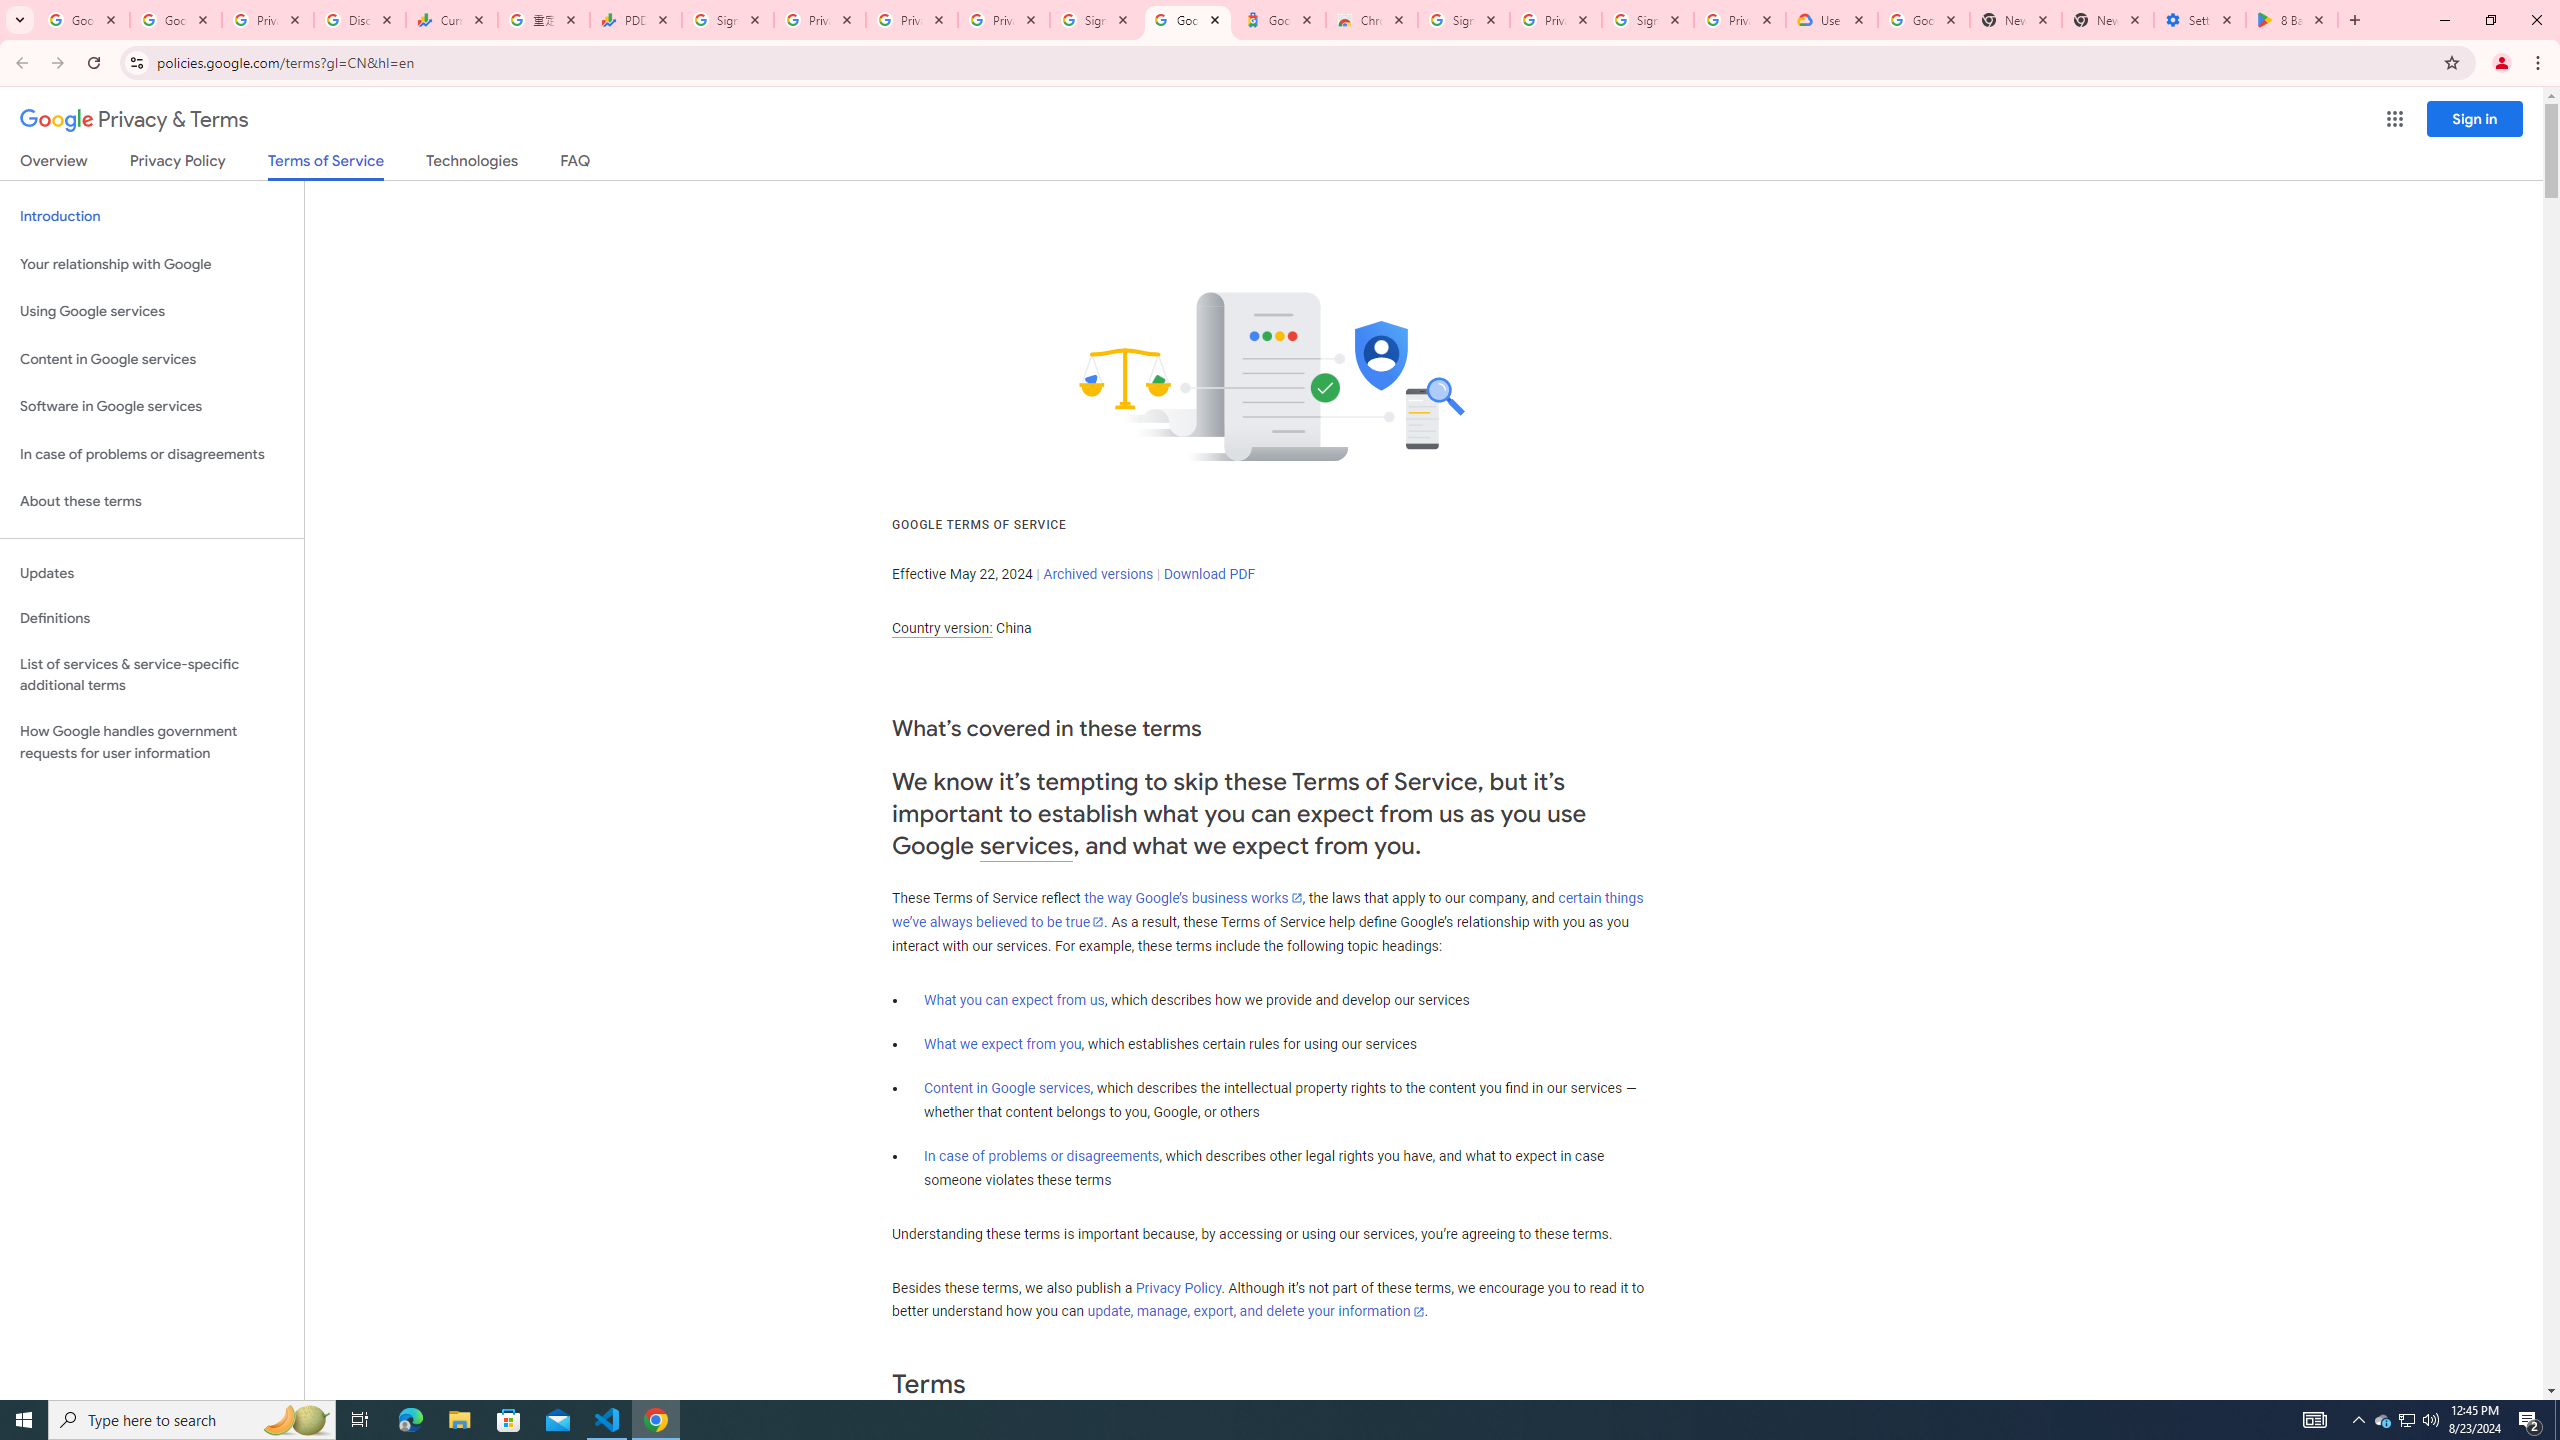 The width and height of the screenshot is (2560, 1440). What do you see at coordinates (151, 674) in the screenshot?
I see `'List of services & service-specific additional terms'` at bounding box center [151, 674].